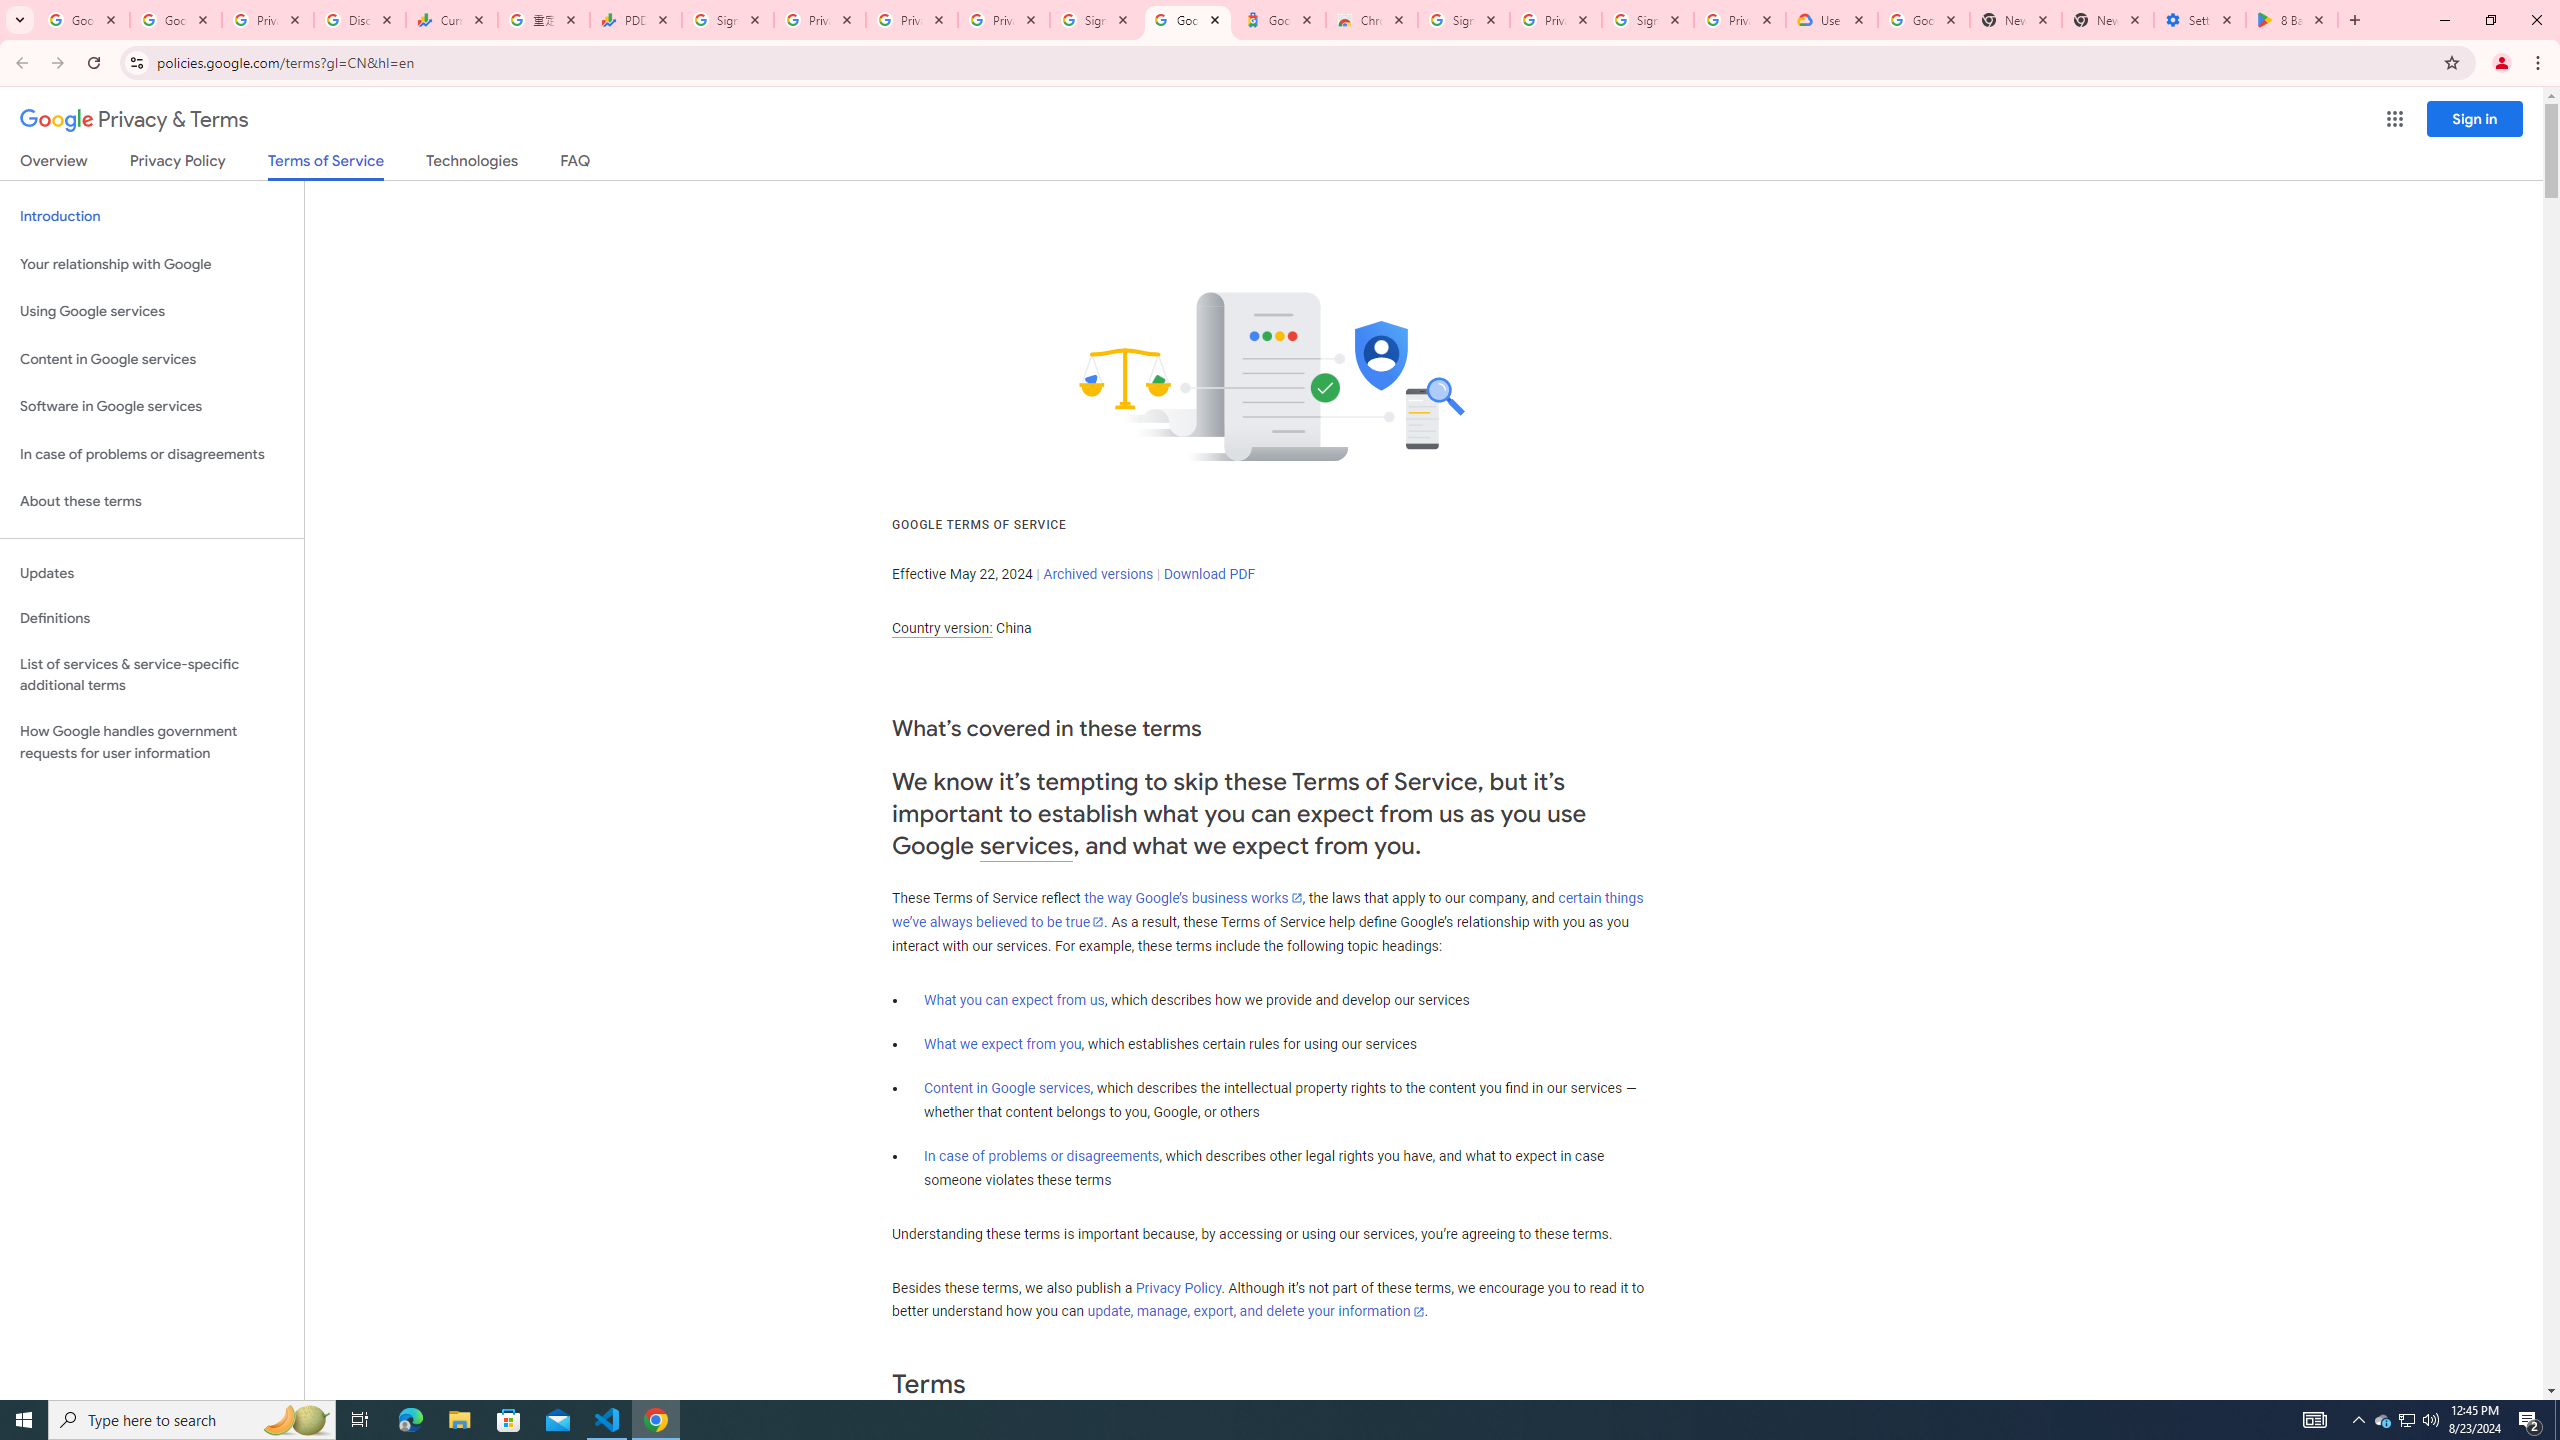 The width and height of the screenshot is (2560, 1440). What do you see at coordinates (151, 674) in the screenshot?
I see `'List of services & service-specific additional terms'` at bounding box center [151, 674].